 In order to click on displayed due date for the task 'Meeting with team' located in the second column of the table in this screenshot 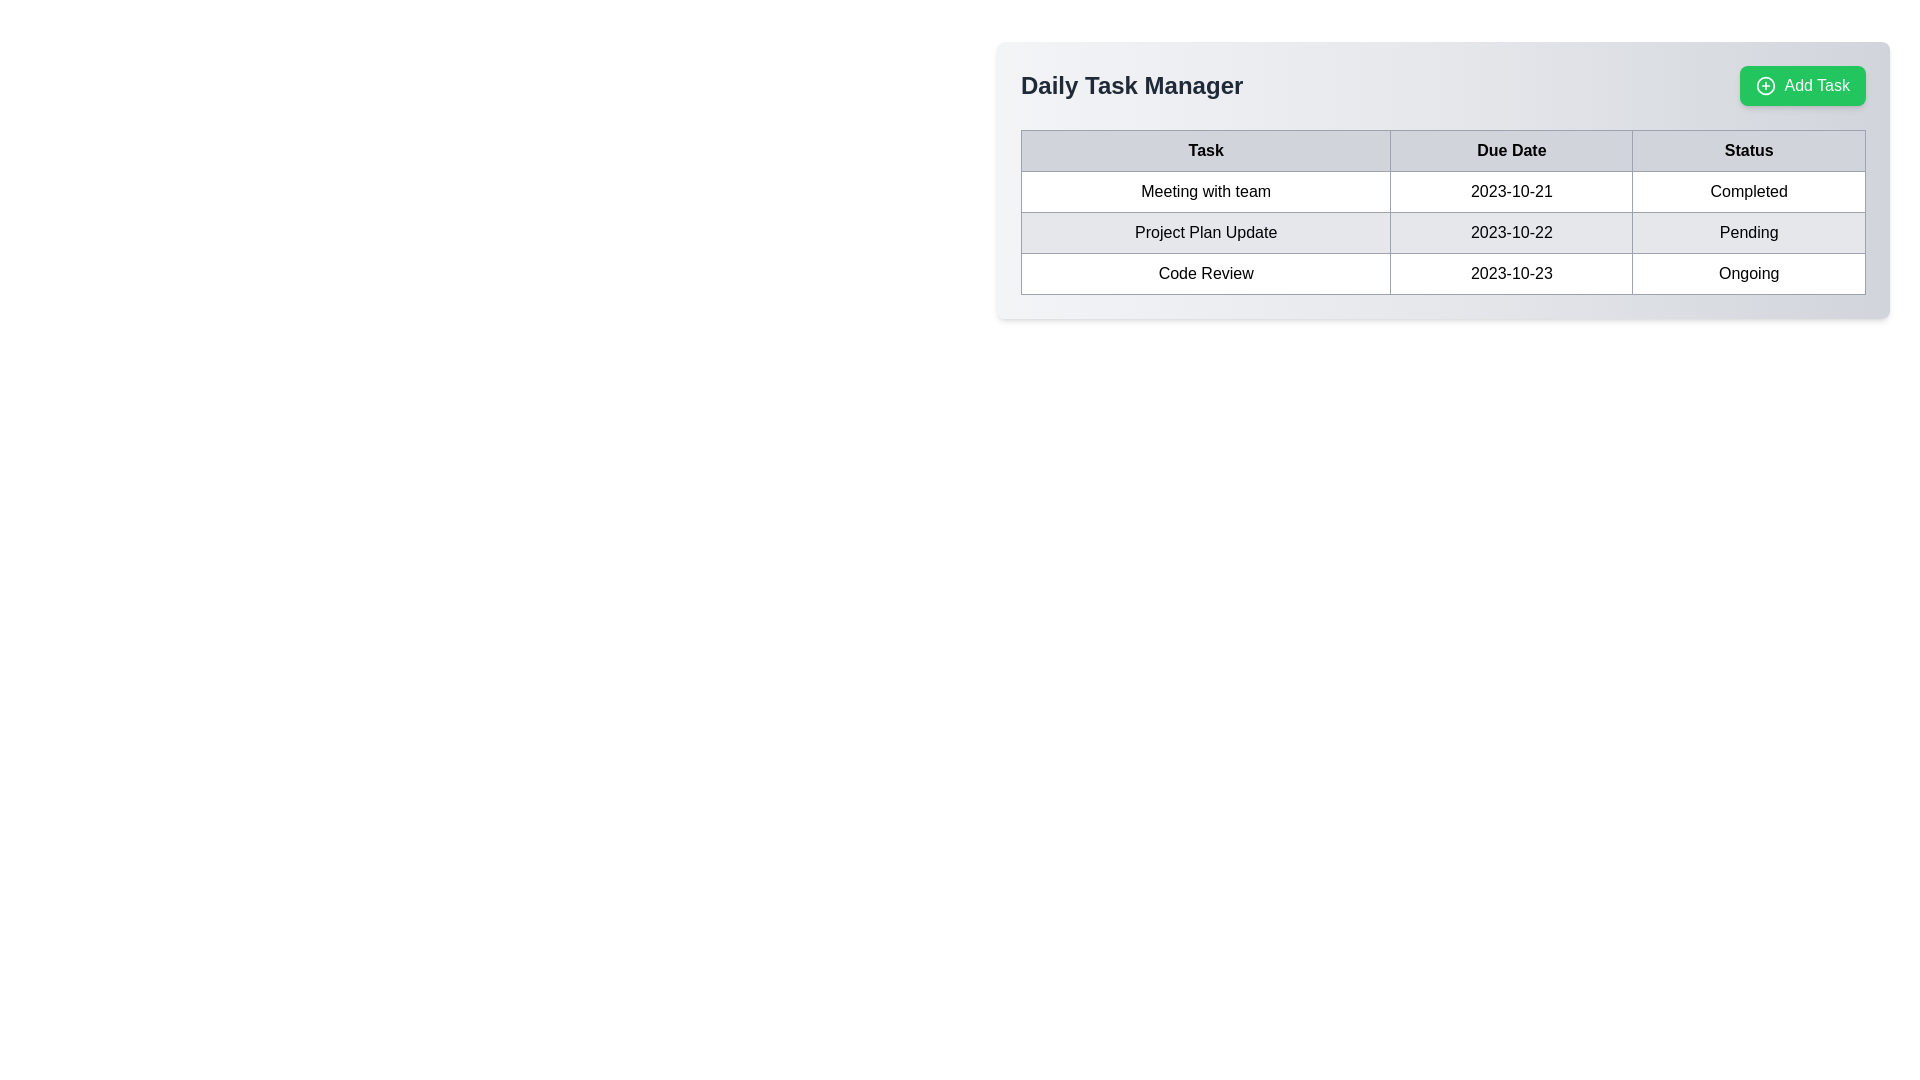, I will do `click(1511, 192)`.